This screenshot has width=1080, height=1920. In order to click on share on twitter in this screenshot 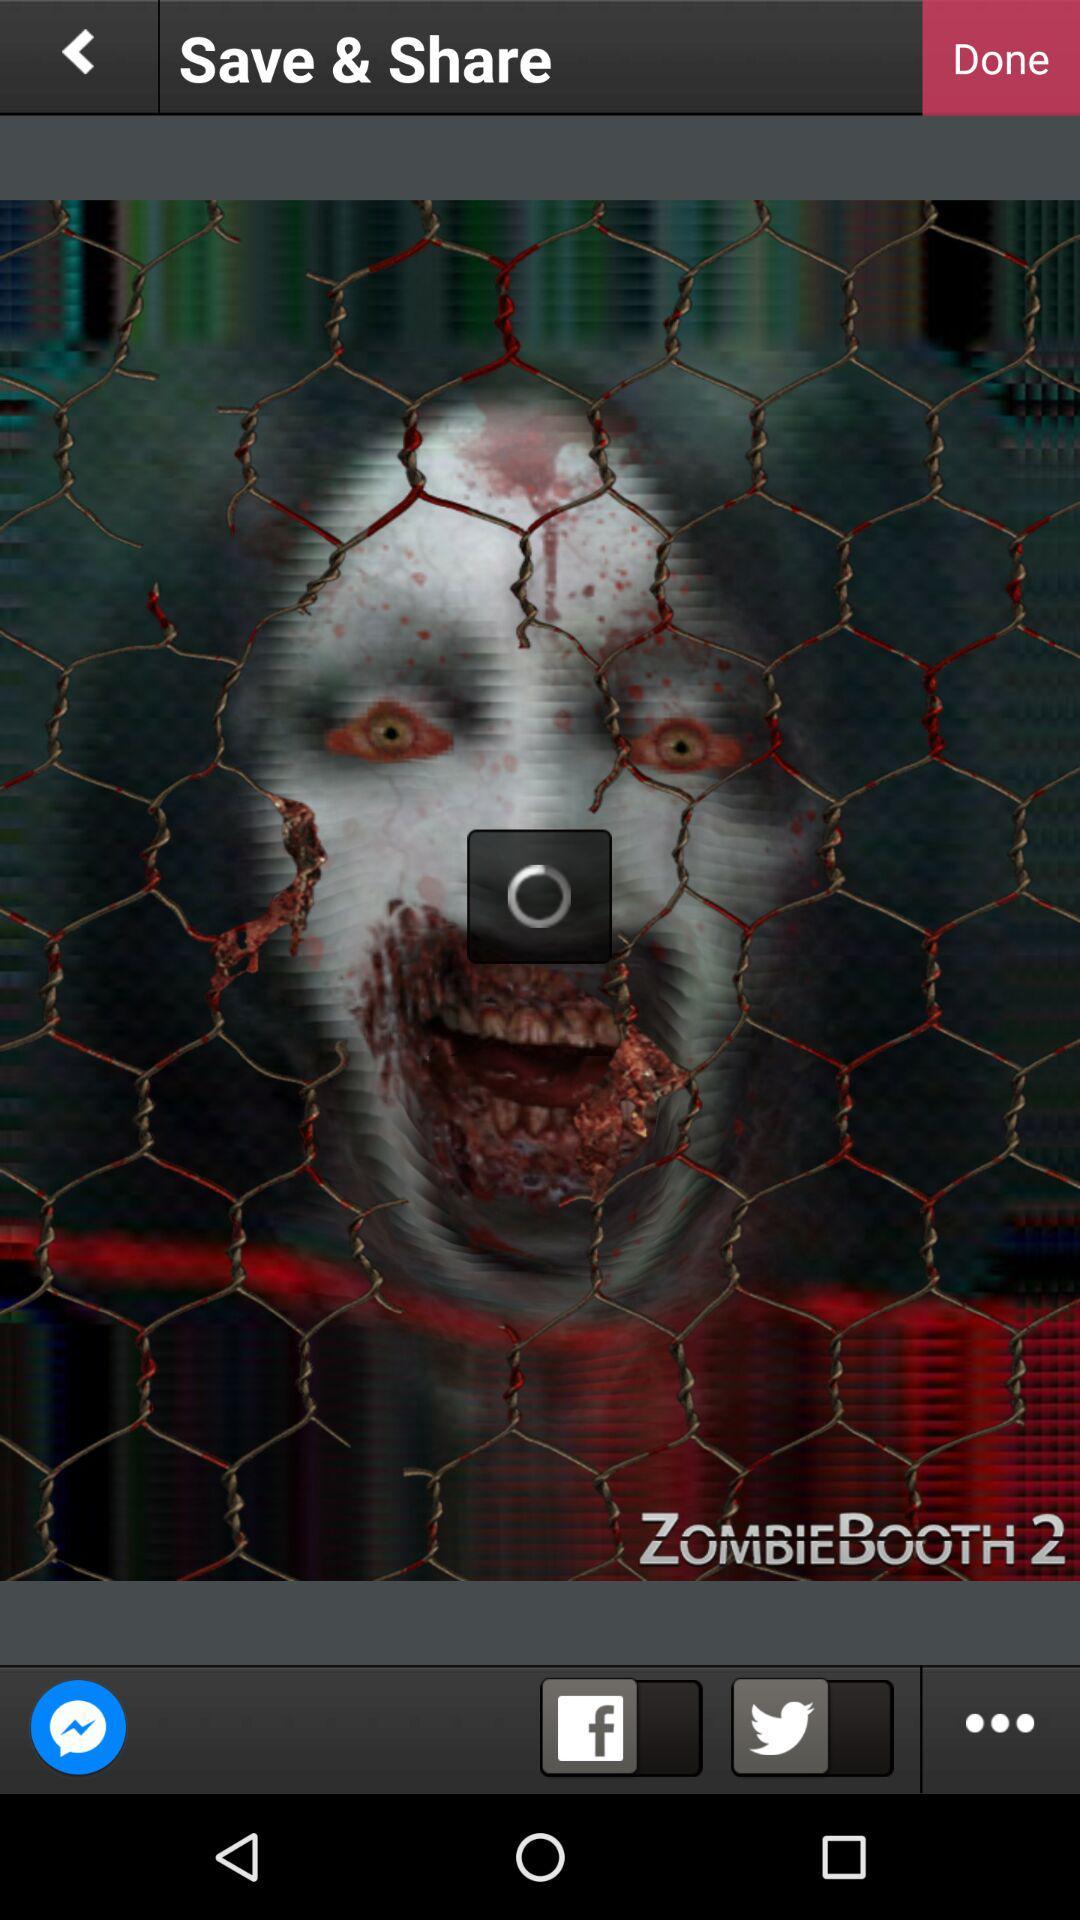, I will do `click(812, 1727)`.